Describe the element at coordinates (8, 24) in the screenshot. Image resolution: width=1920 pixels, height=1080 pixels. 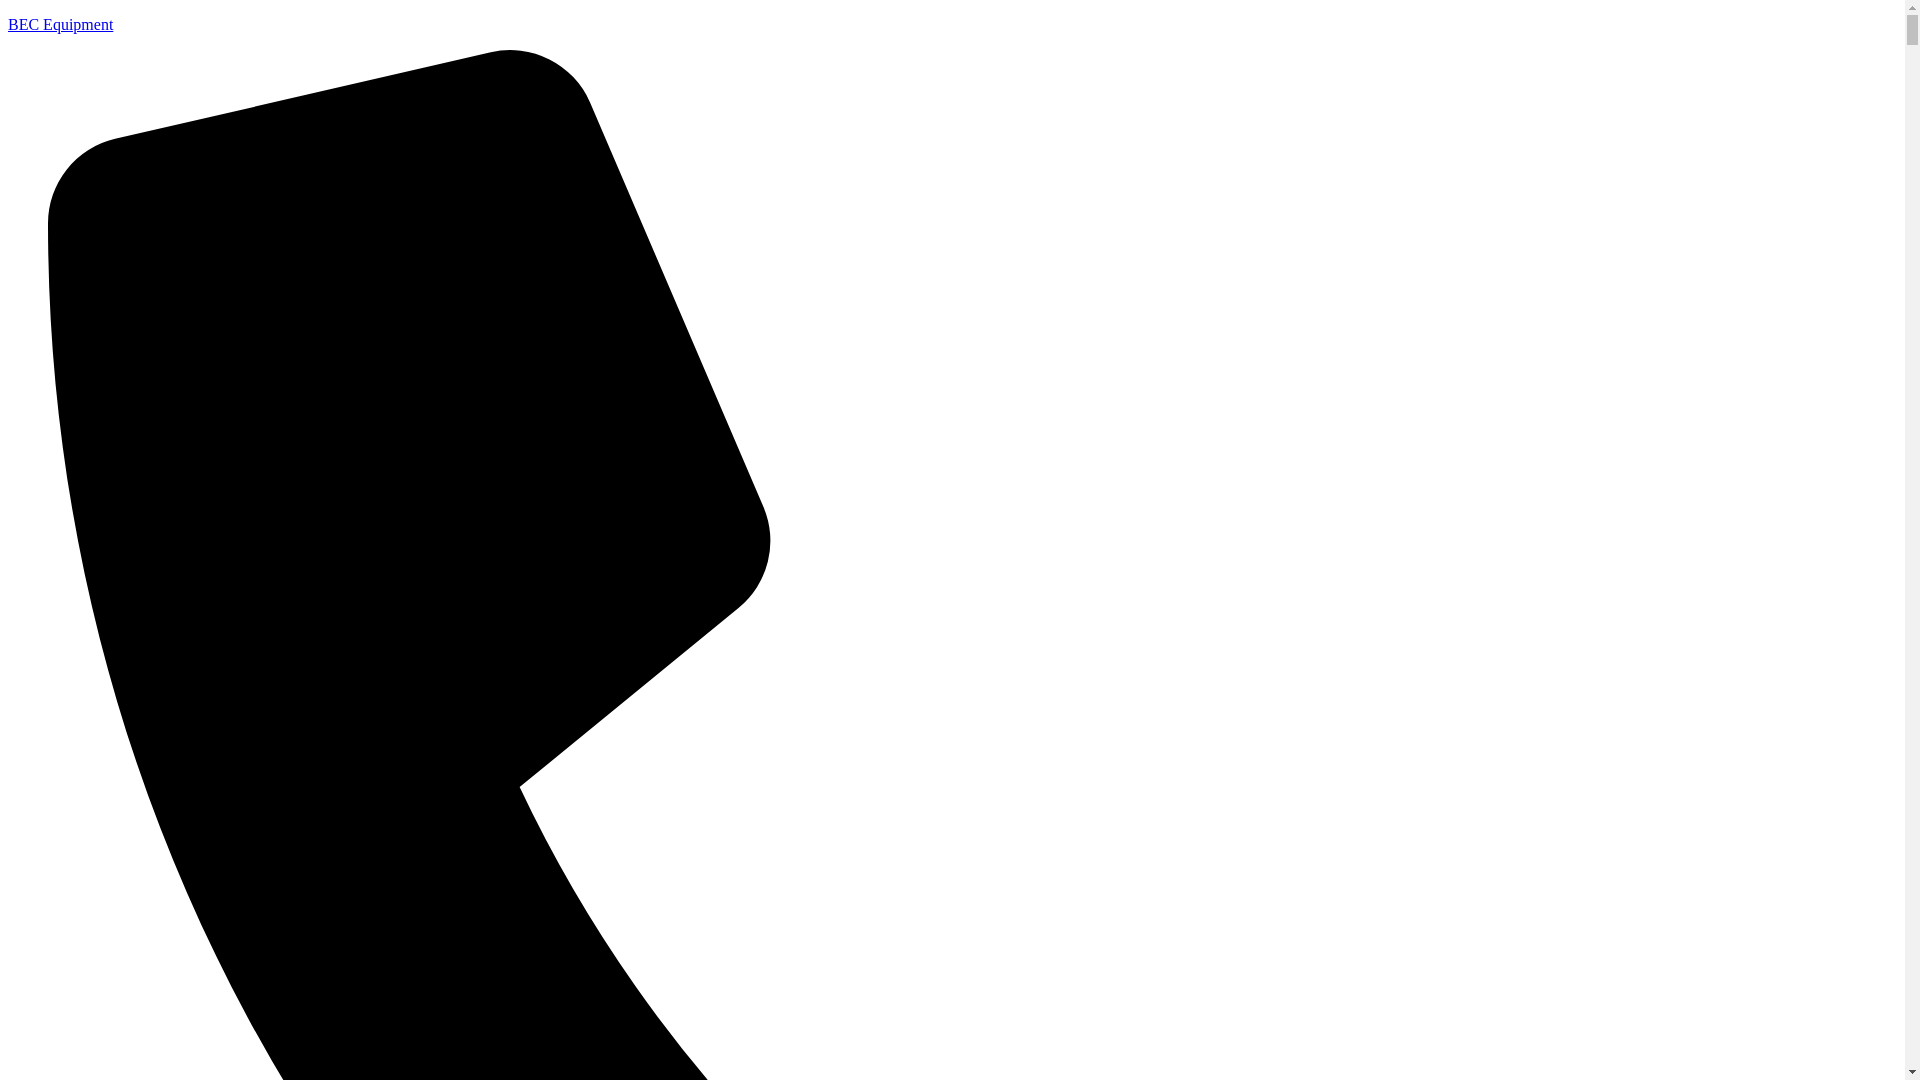
I see `'BEC Equipment'` at that location.